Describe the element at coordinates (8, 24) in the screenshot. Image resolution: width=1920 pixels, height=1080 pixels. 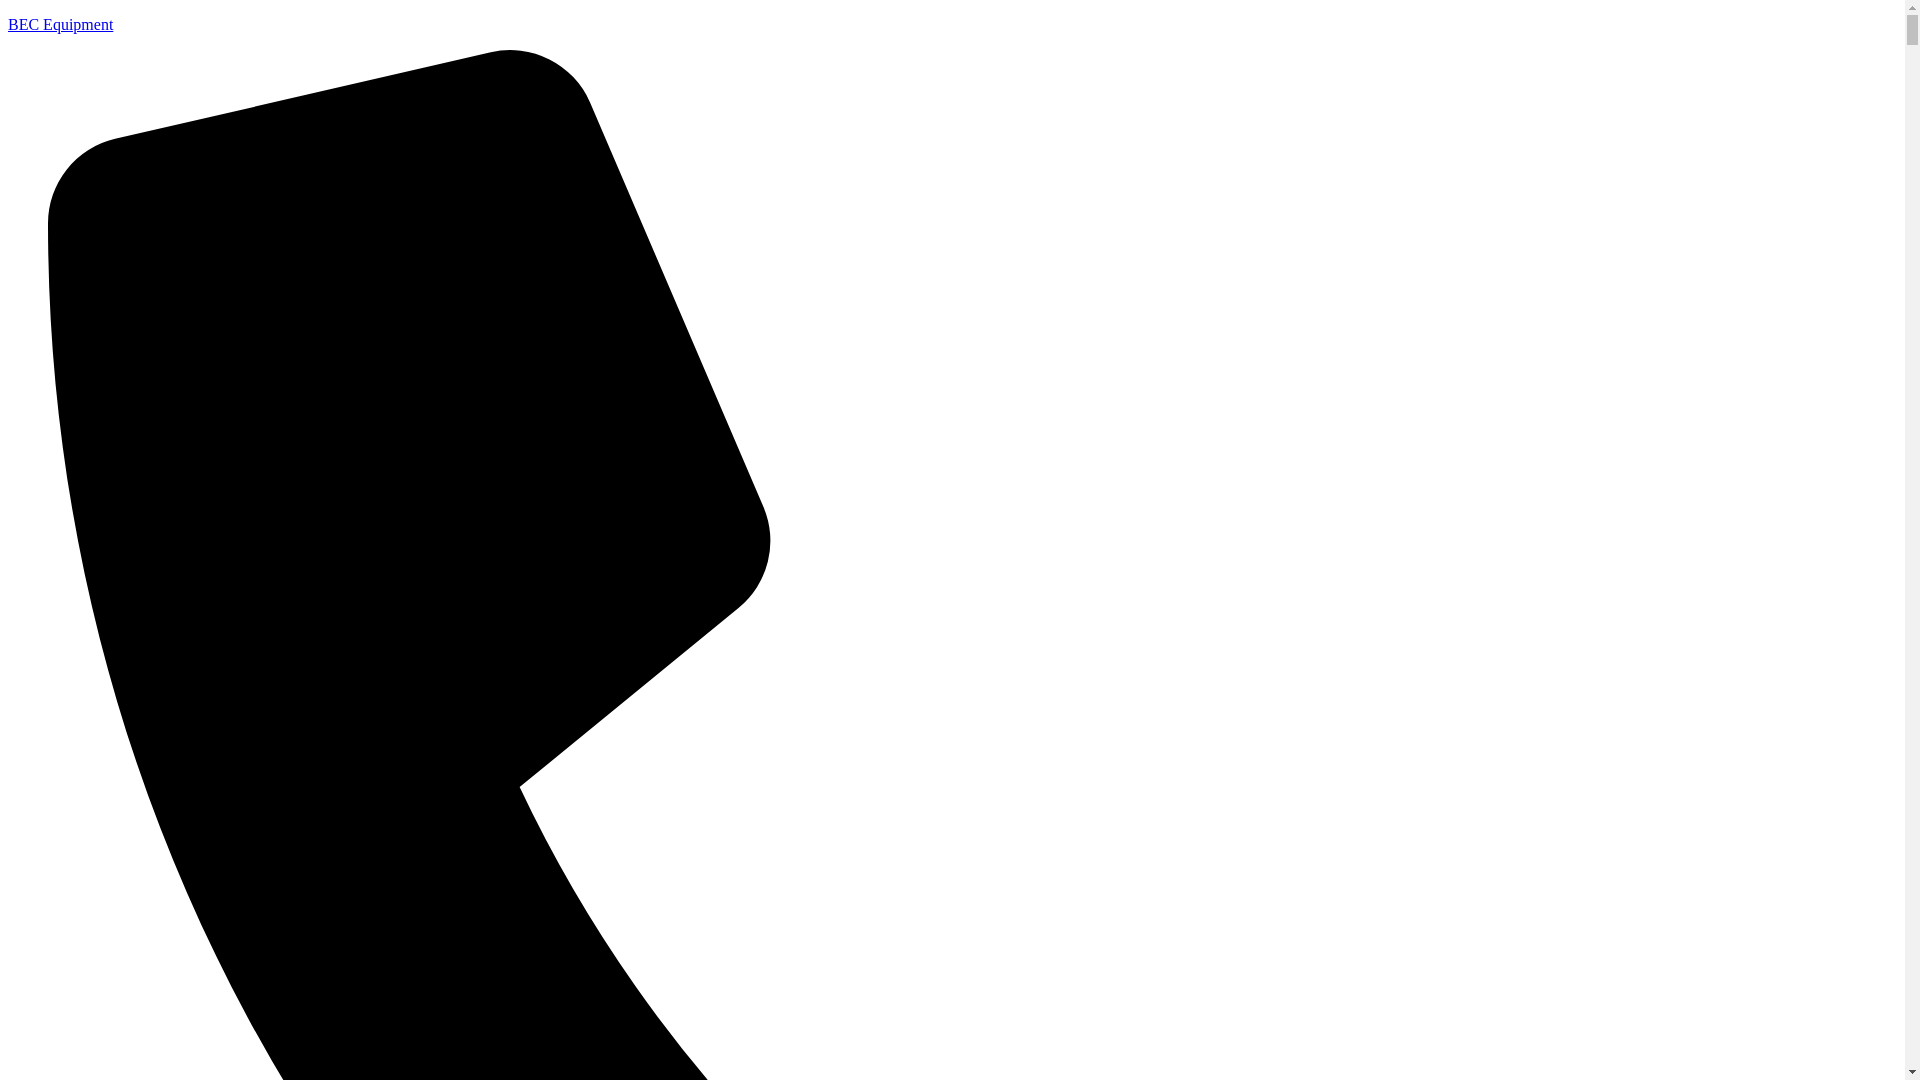
I see `'BEC Equipment'` at that location.